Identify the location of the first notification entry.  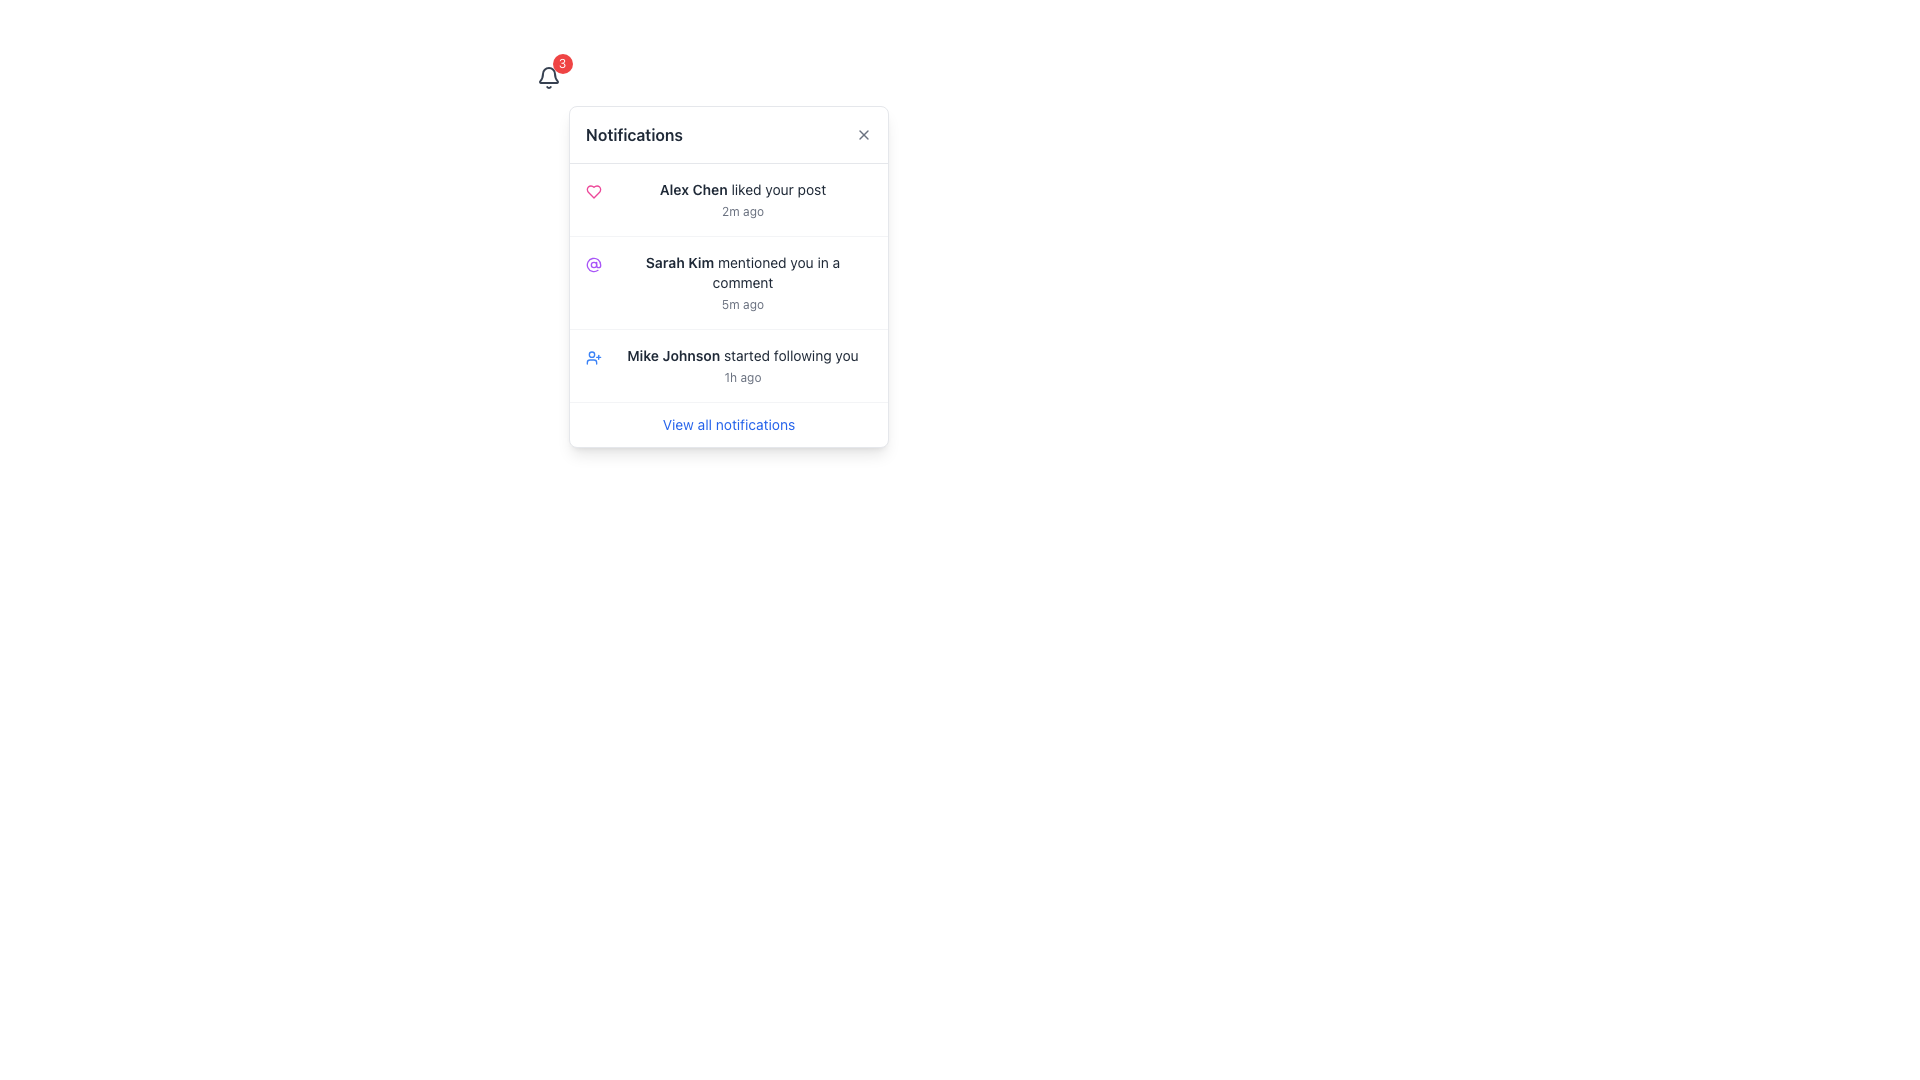
(728, 200).